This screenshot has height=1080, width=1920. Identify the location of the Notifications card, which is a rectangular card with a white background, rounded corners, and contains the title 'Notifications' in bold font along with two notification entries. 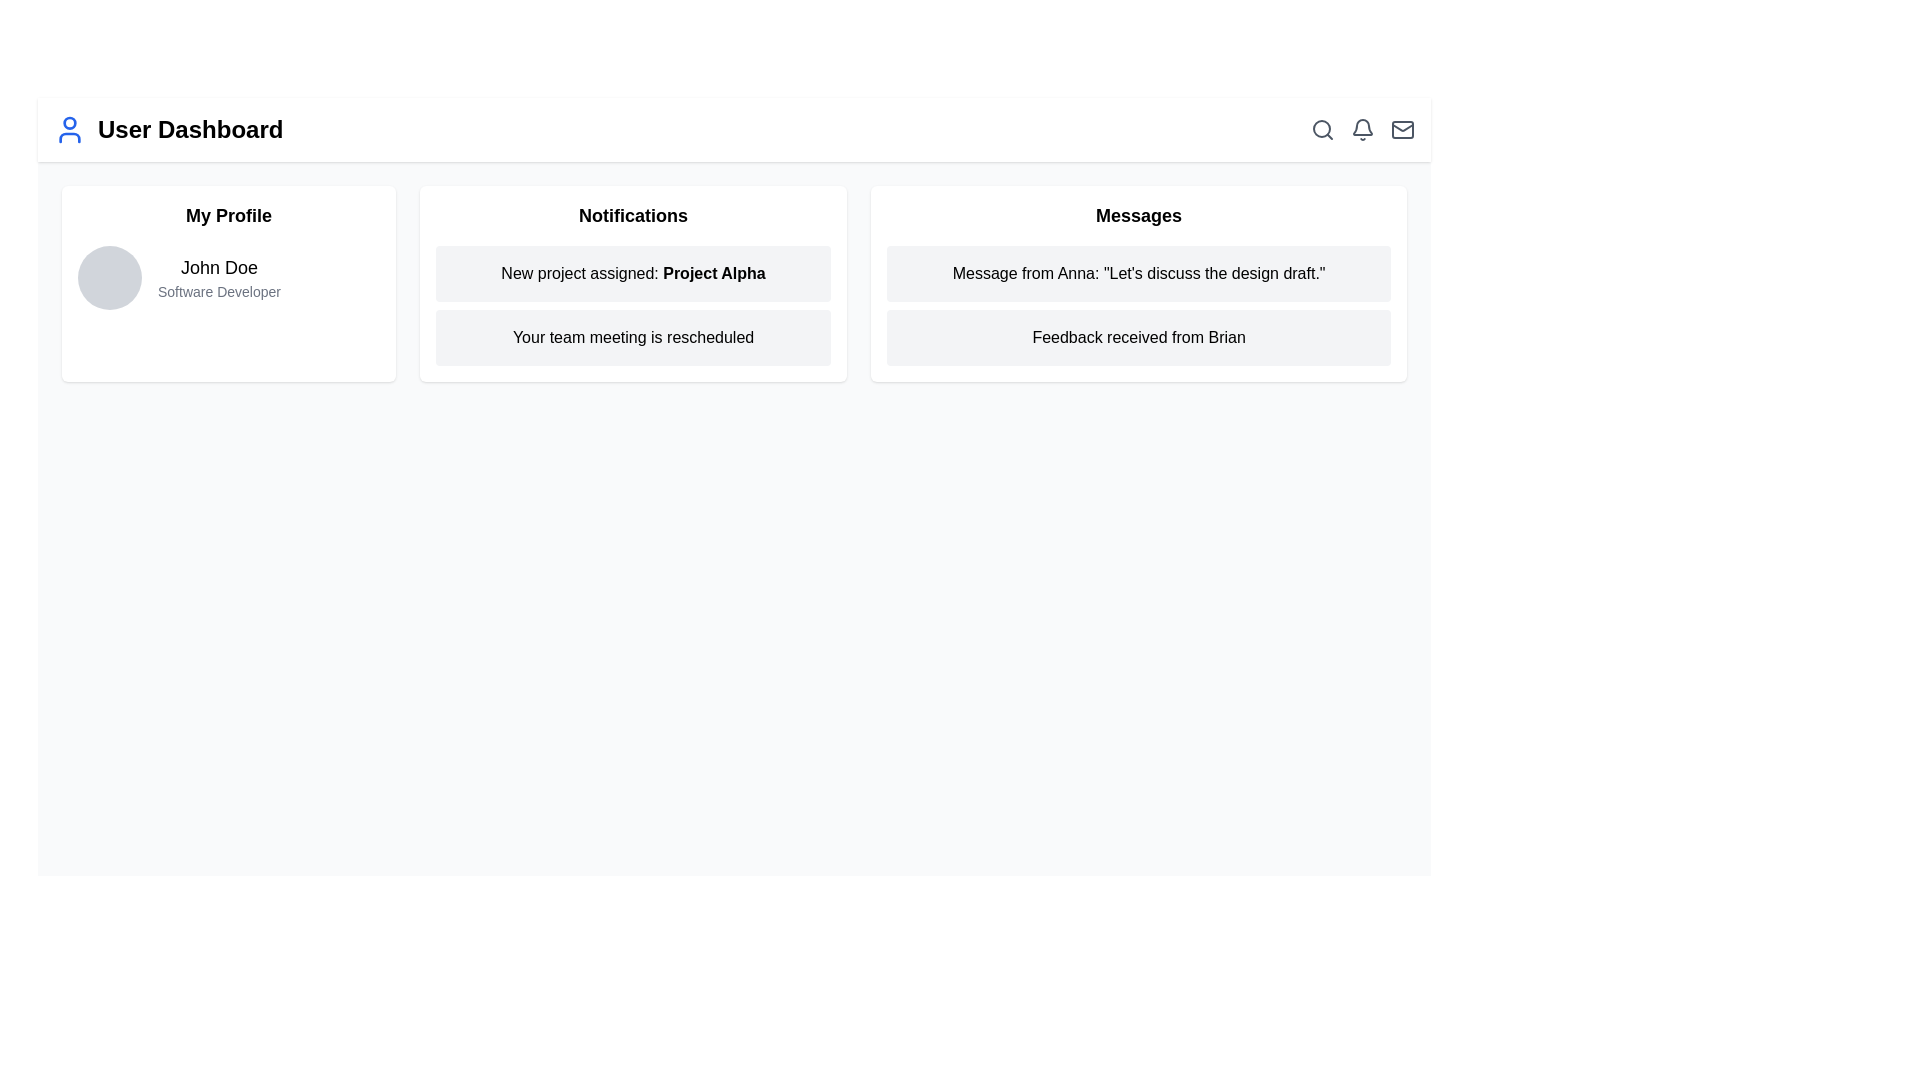
(632, 284).